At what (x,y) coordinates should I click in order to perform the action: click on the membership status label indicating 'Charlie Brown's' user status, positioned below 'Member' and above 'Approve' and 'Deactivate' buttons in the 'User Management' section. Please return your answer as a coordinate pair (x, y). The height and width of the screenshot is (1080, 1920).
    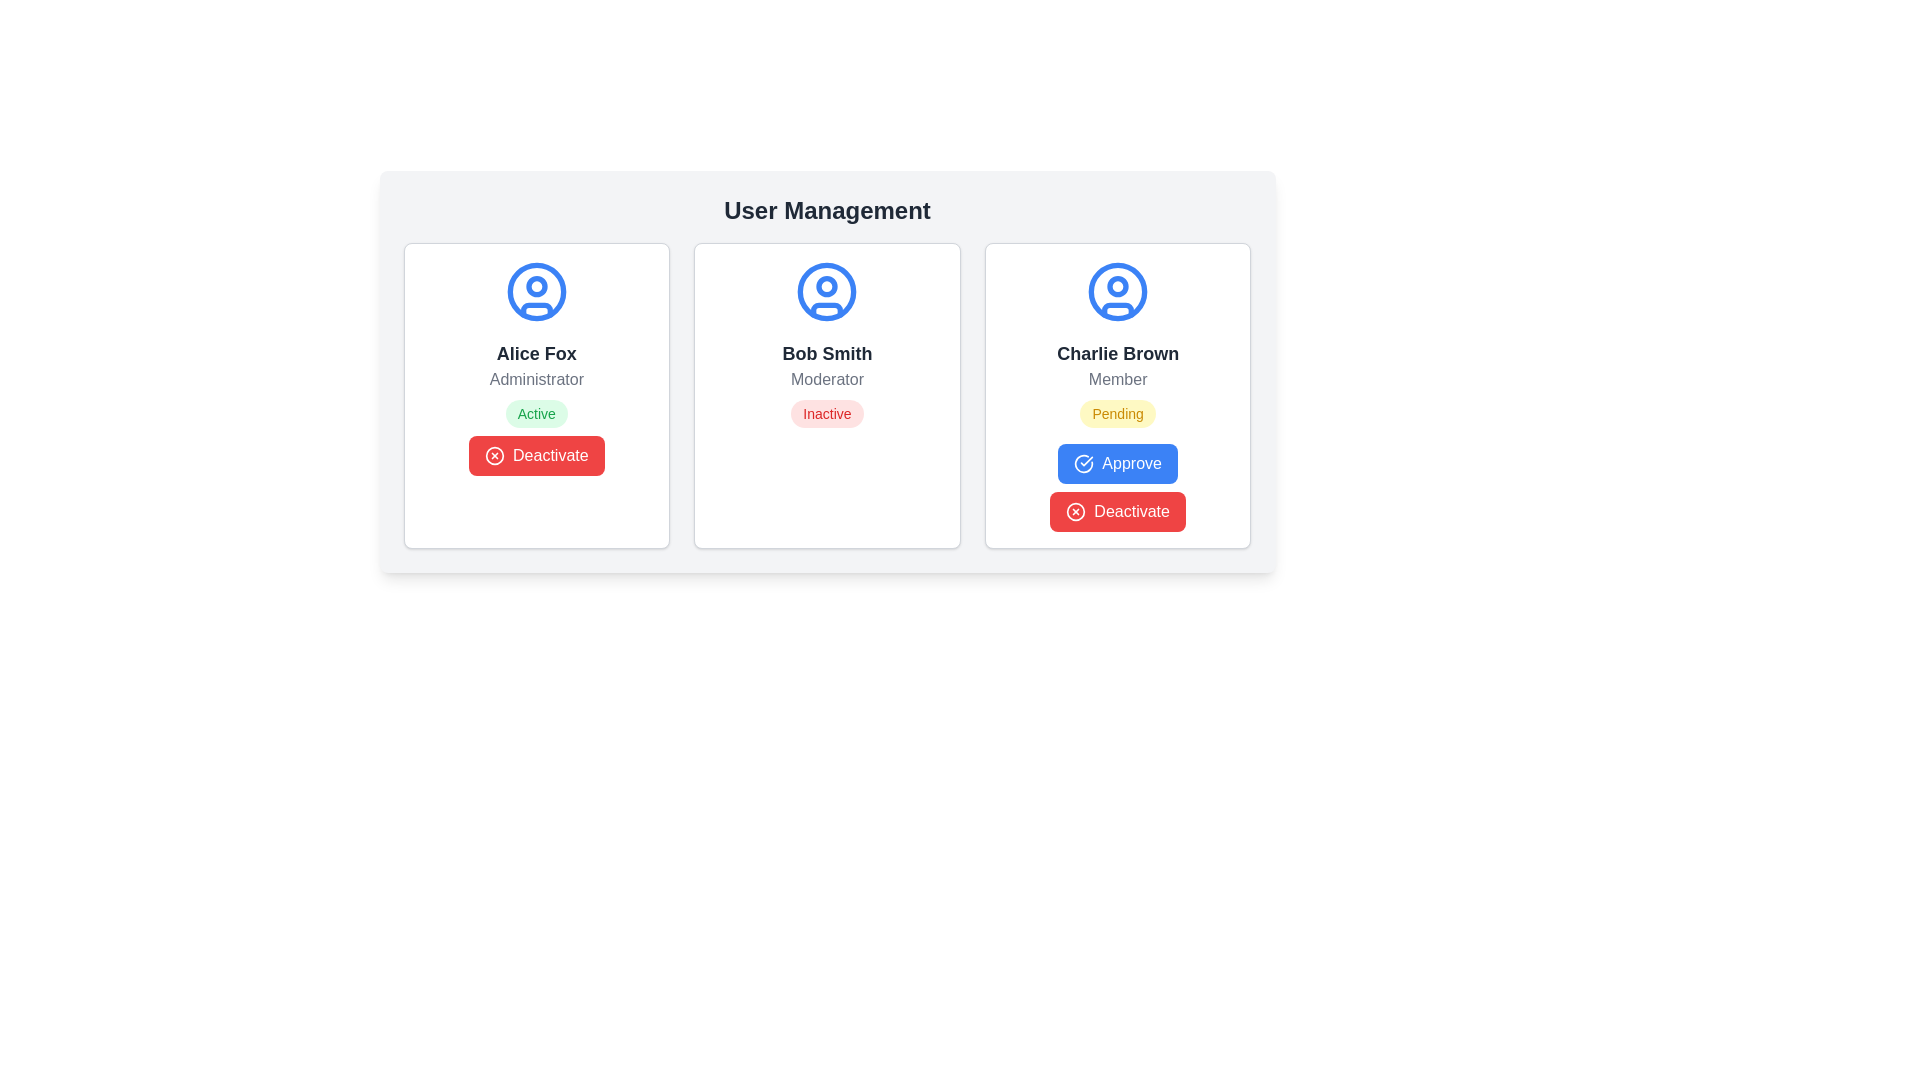
    Looking at the image, I should click on (1117, 412).